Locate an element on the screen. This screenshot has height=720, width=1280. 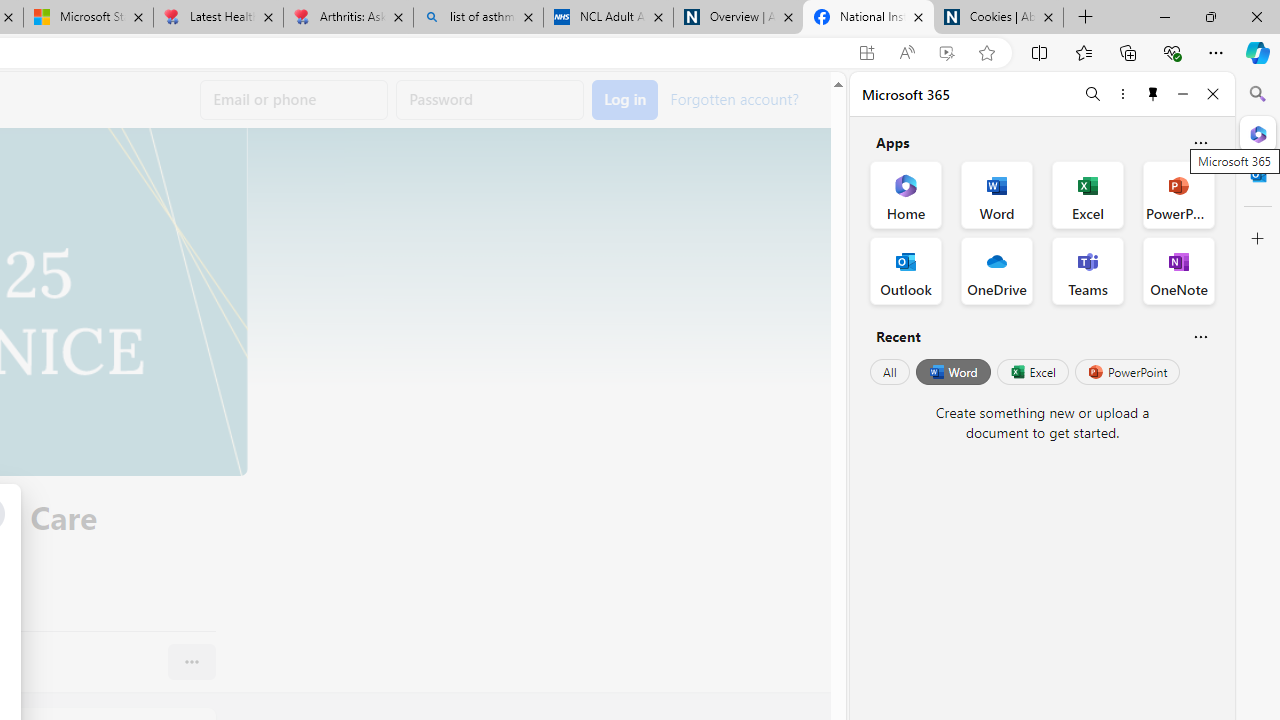
'Arthritis: Ask Health Professionals' is located at coordinates (348, 17).